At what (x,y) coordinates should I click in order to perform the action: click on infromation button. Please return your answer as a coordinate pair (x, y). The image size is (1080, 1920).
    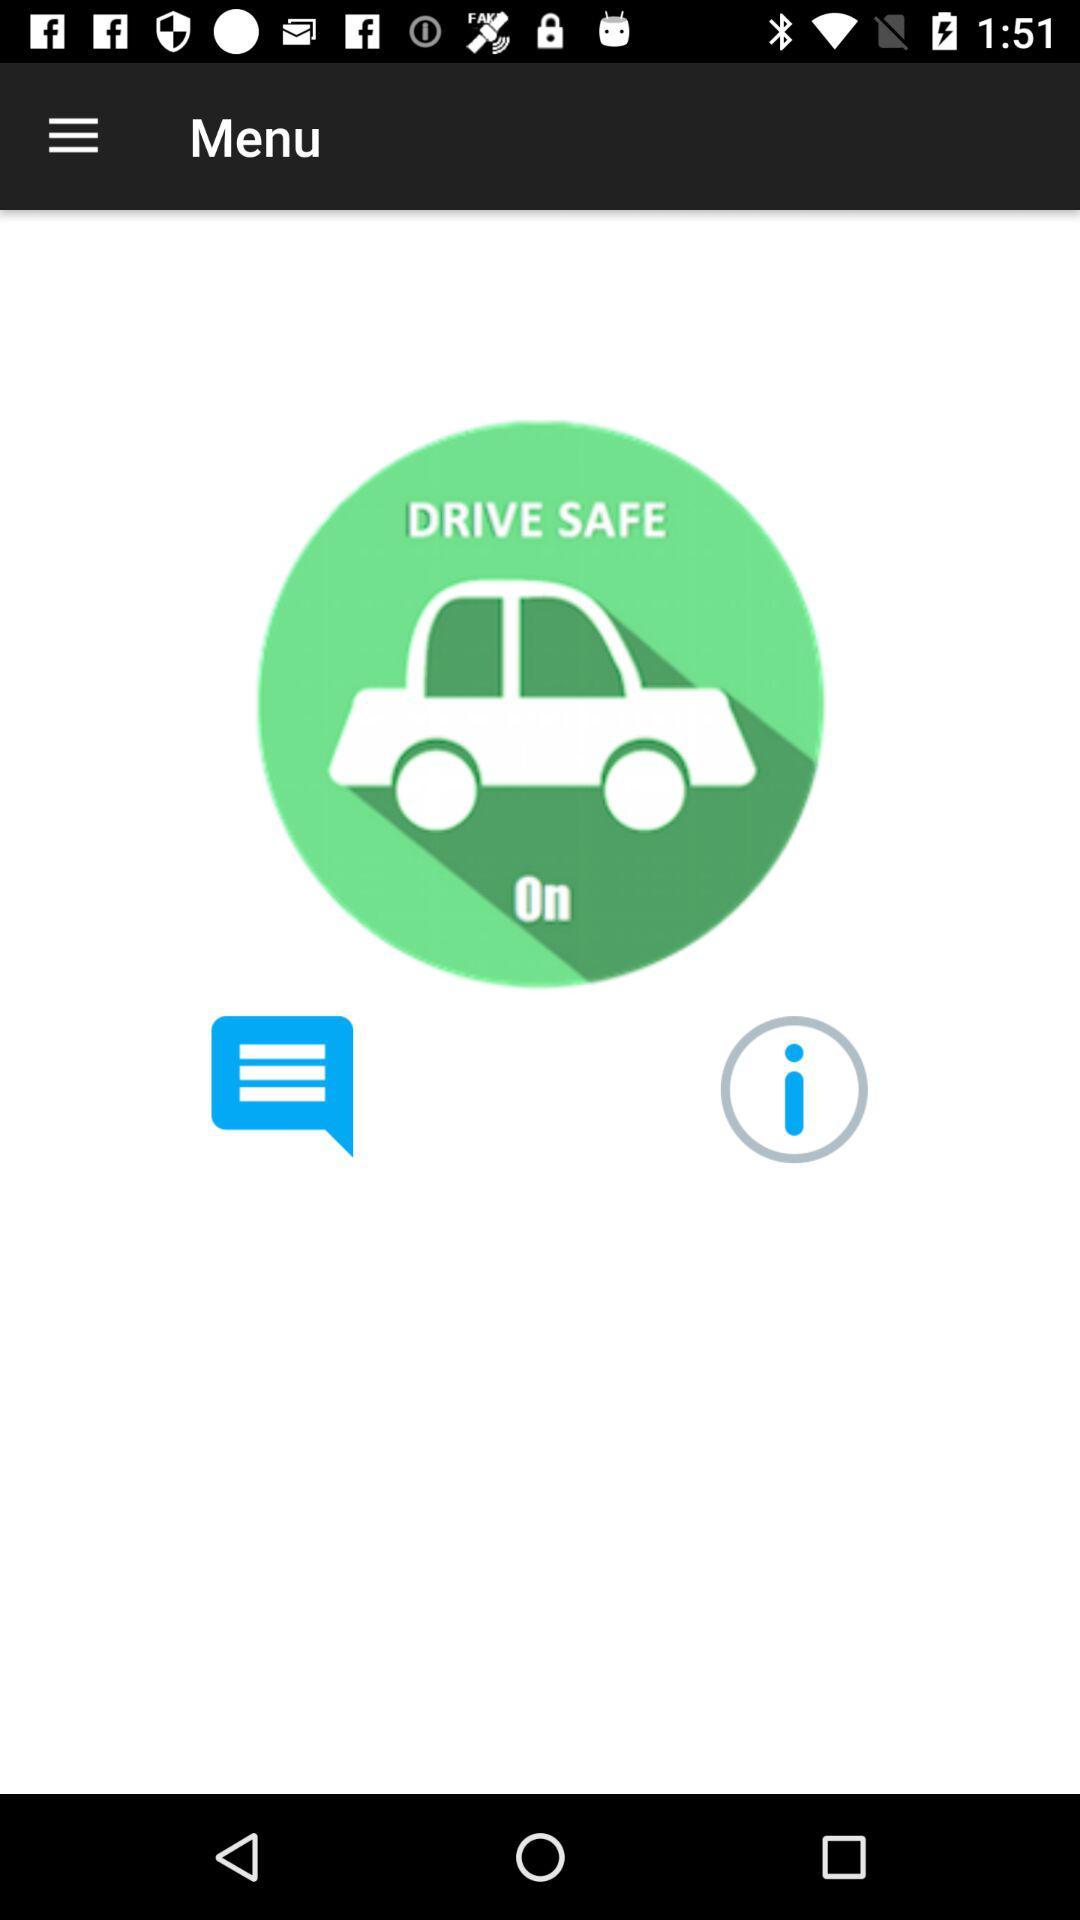
    Looking at the image, I should click on (793, 1088).